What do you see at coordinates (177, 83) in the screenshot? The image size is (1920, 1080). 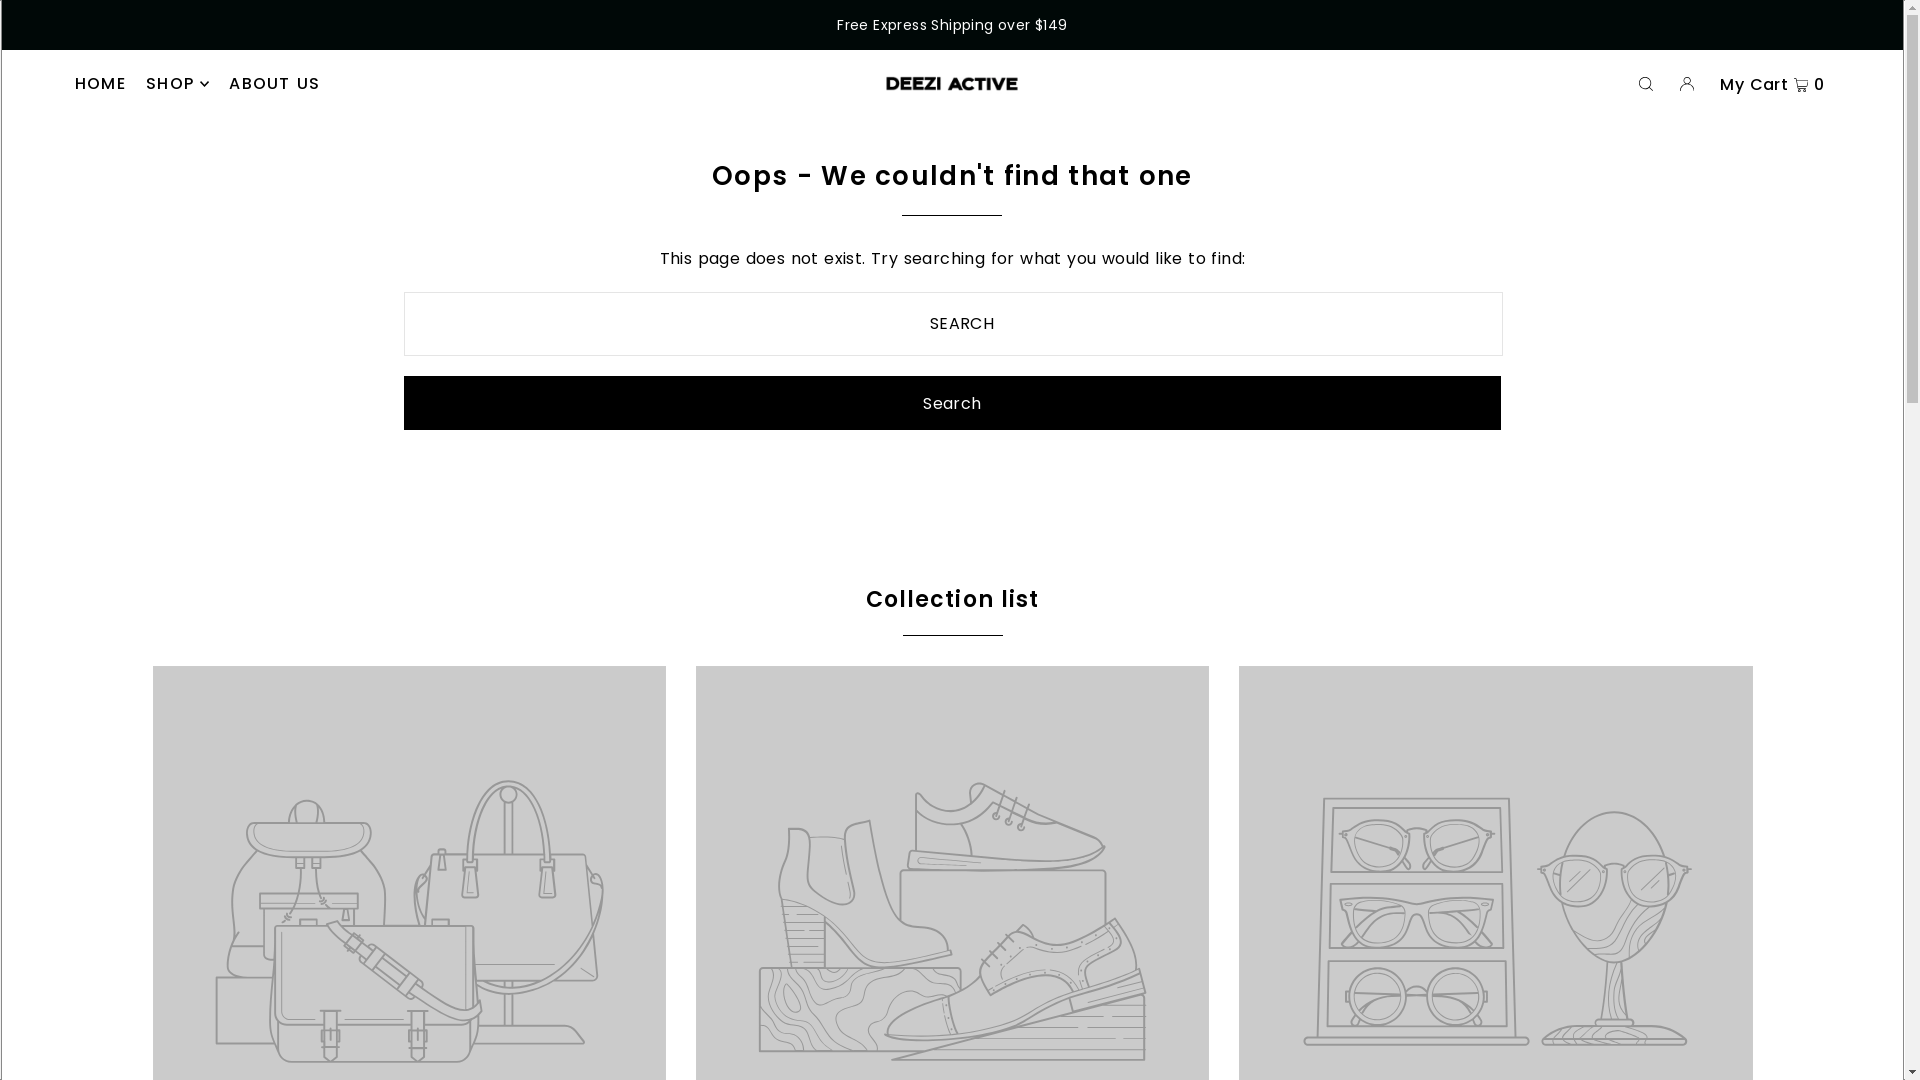 I see `'SHOP'` at bounding box center [177, 83].